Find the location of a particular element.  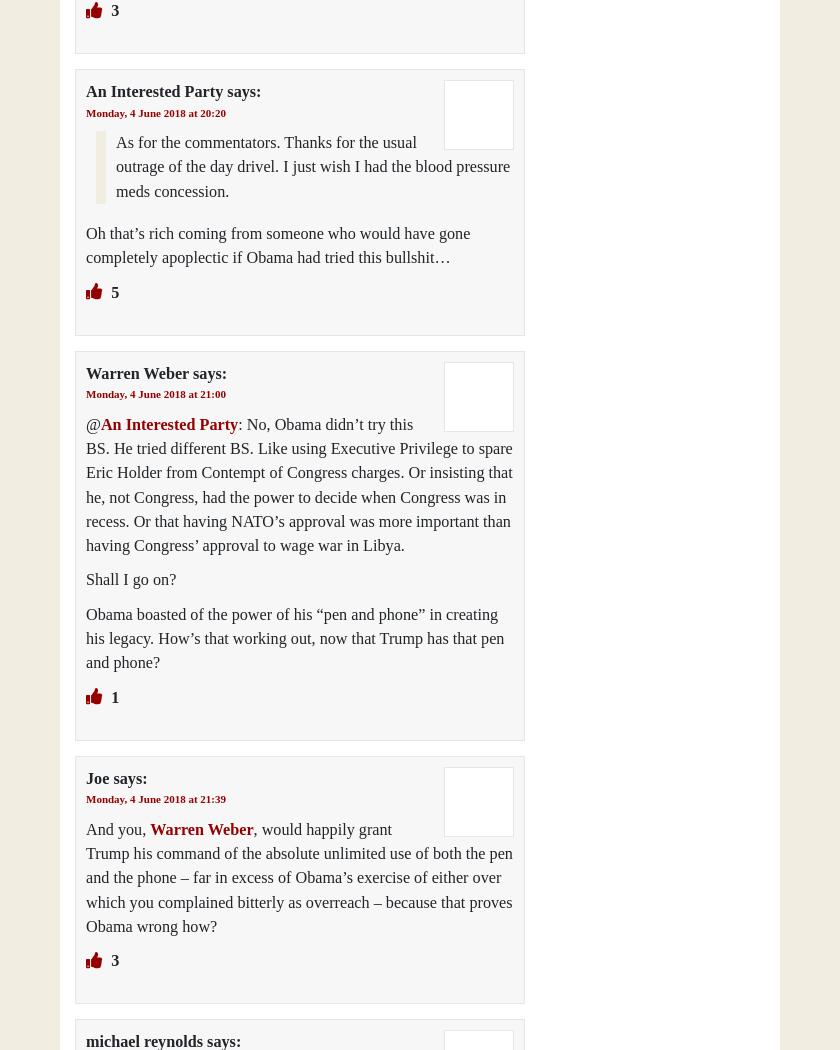

'Oh that’s rich coming from someone who would have gone completely apoplectic if Obama had tried this bullshit…' is located at coordinates (278, 245).